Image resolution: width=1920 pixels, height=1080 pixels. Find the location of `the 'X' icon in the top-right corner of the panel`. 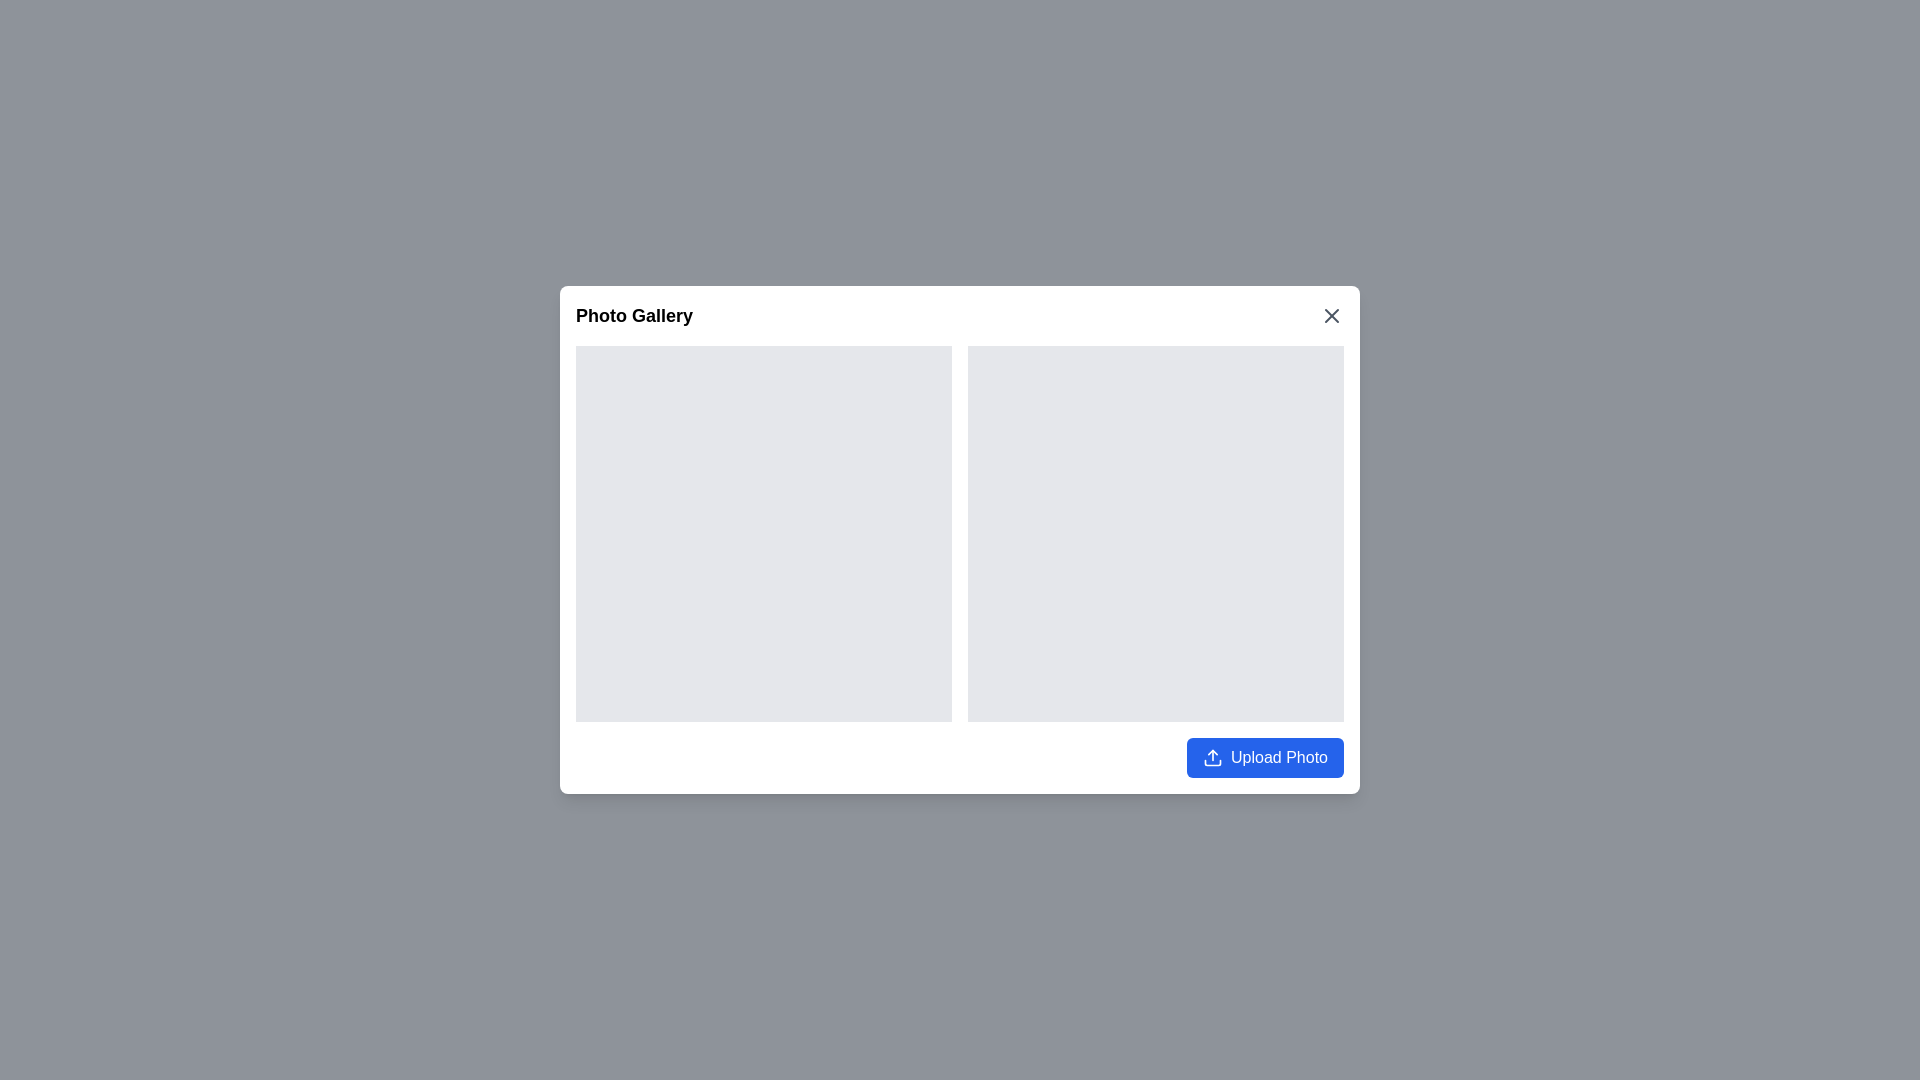

the 'X' icon in the top-right corner of the panel is located at coordinates (1331, 315).